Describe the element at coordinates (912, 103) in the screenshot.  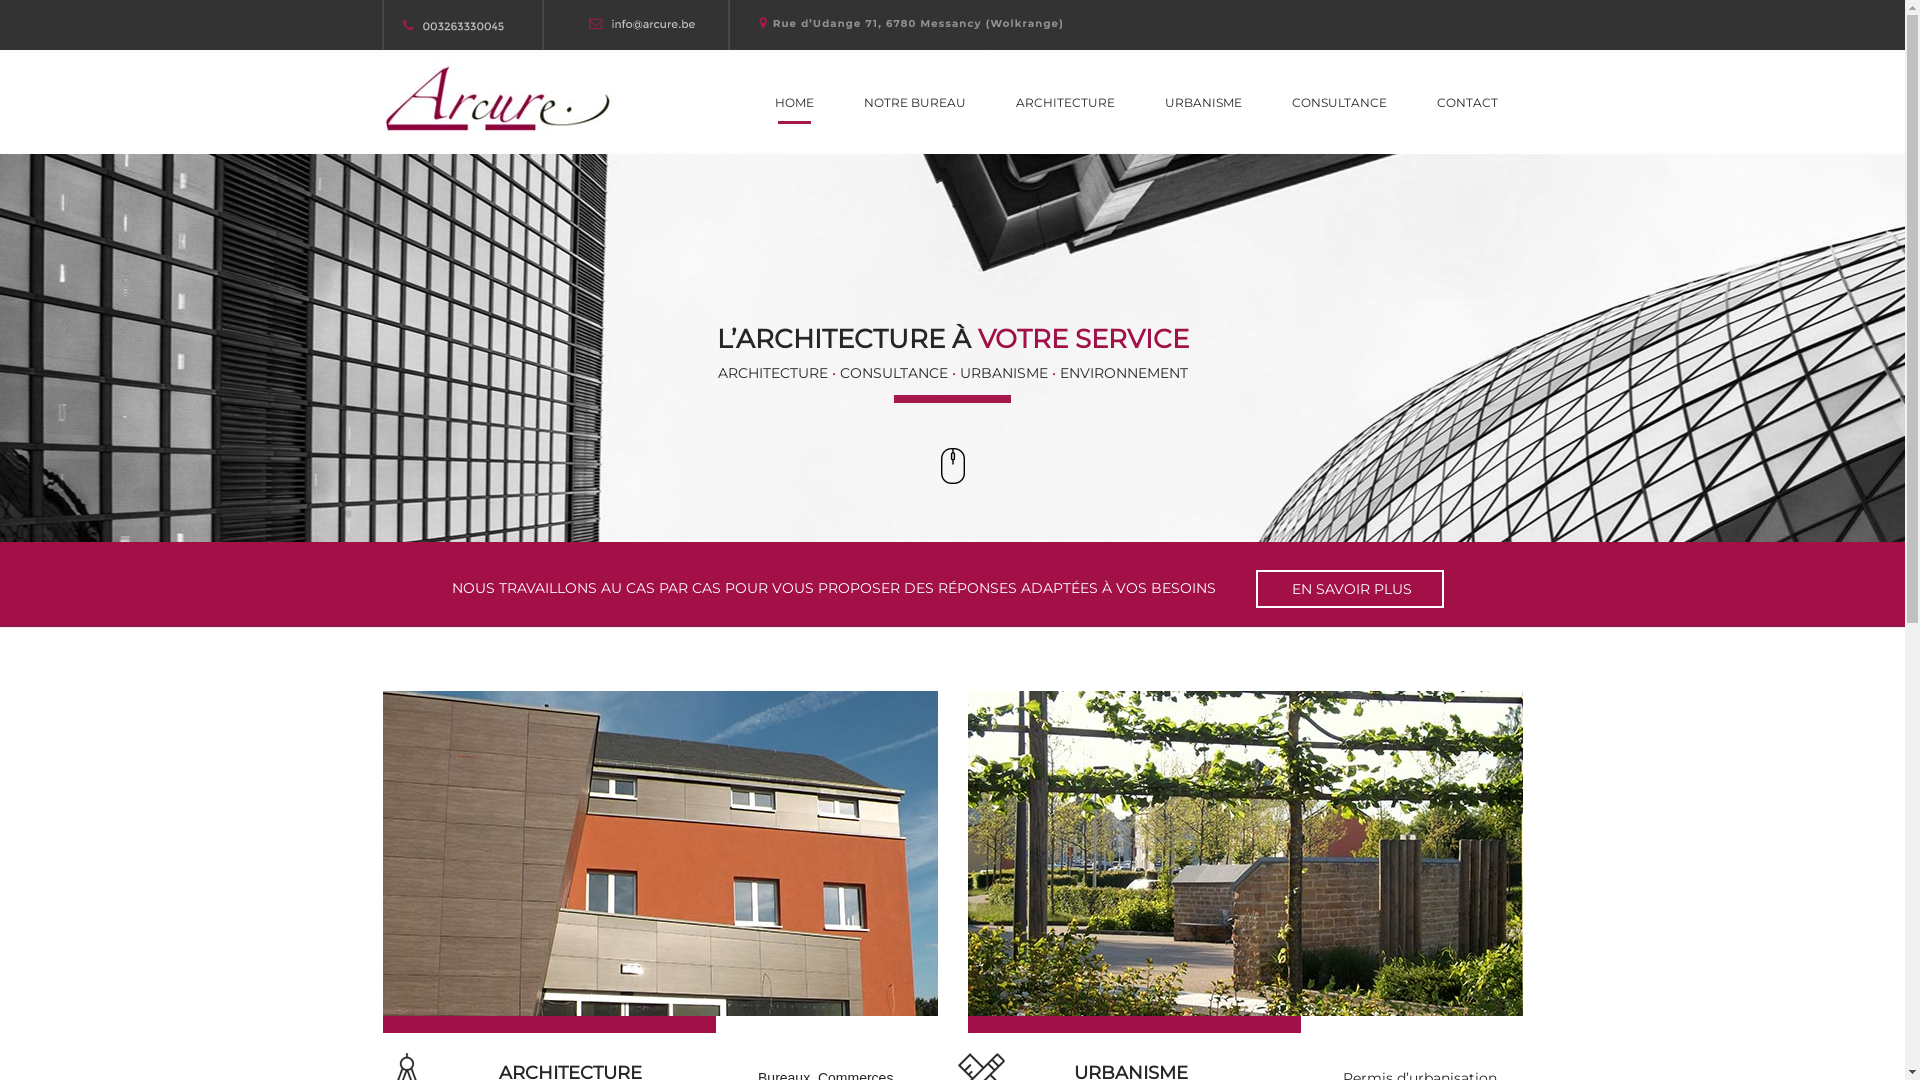
I see `'NOTRE BUREAU'` at that location.